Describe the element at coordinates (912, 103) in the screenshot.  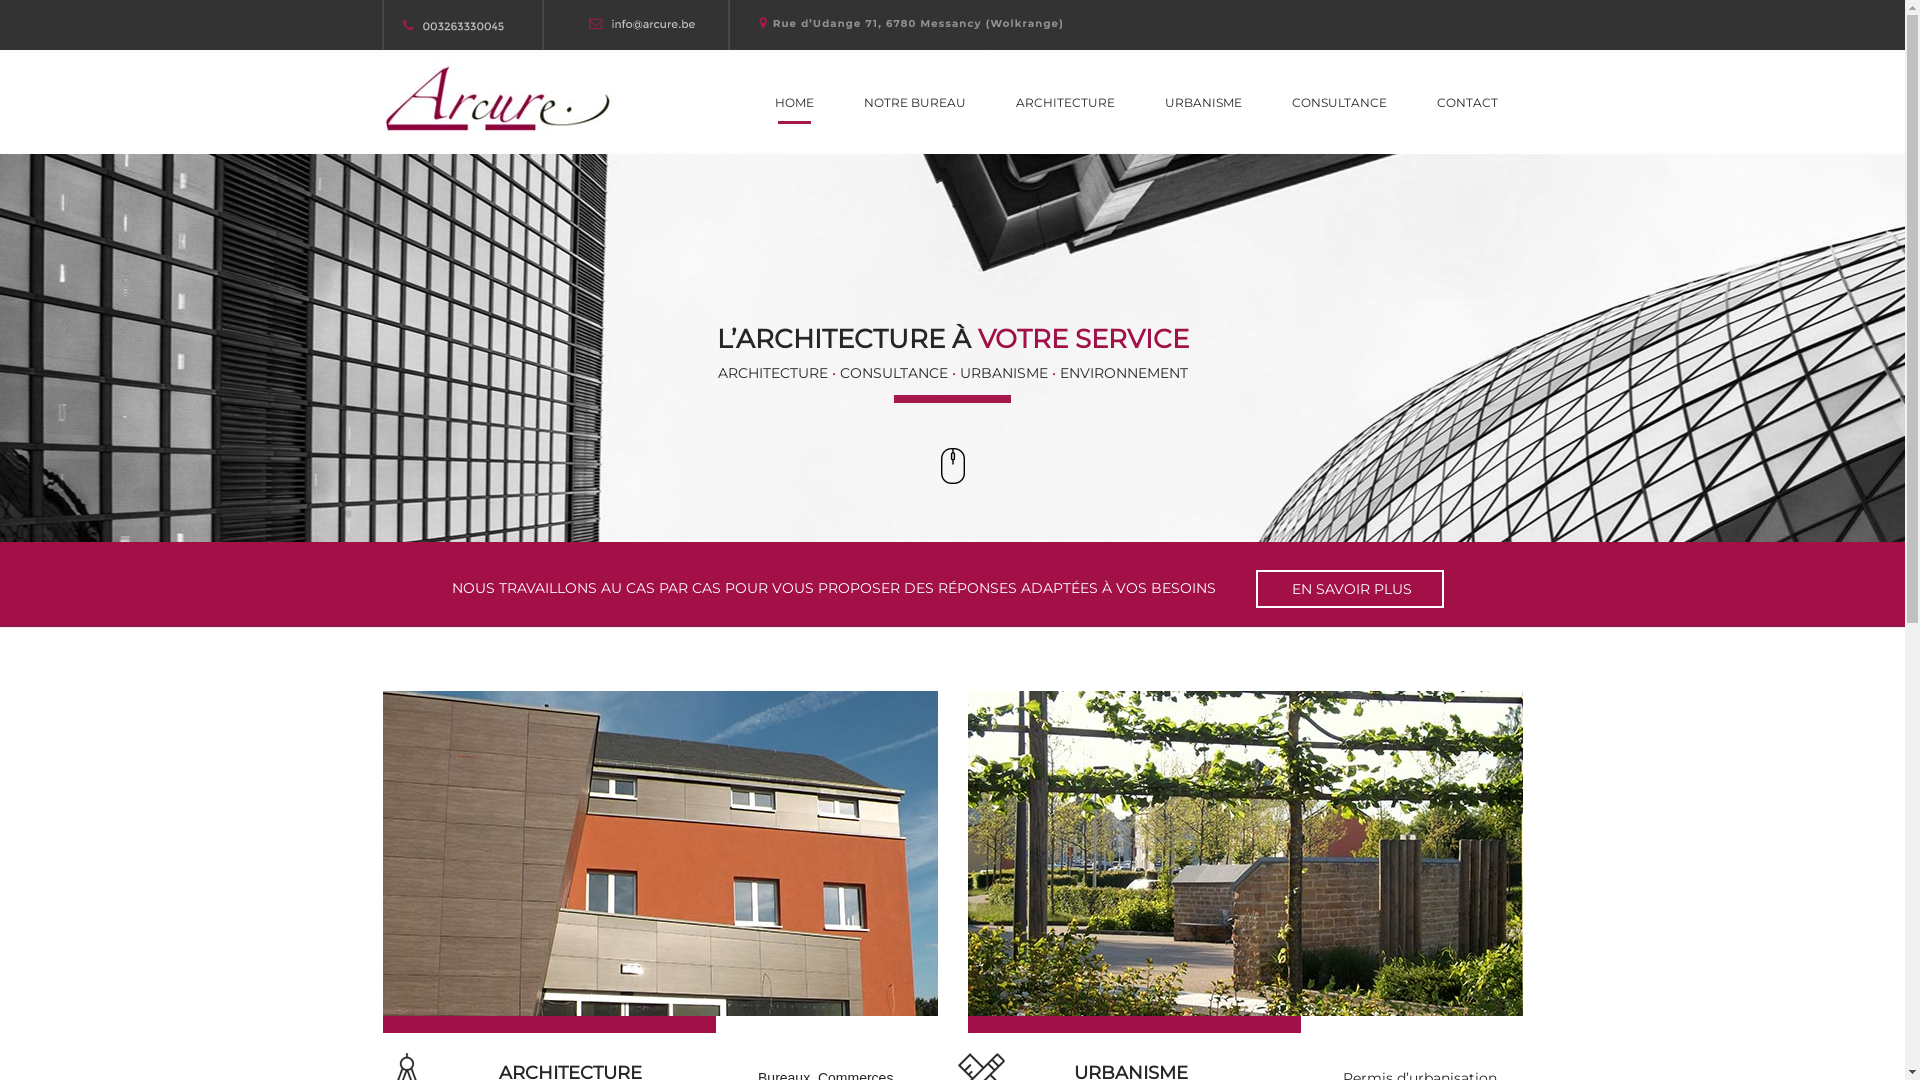
I see `'NOTRE BUREAU'` at that location.